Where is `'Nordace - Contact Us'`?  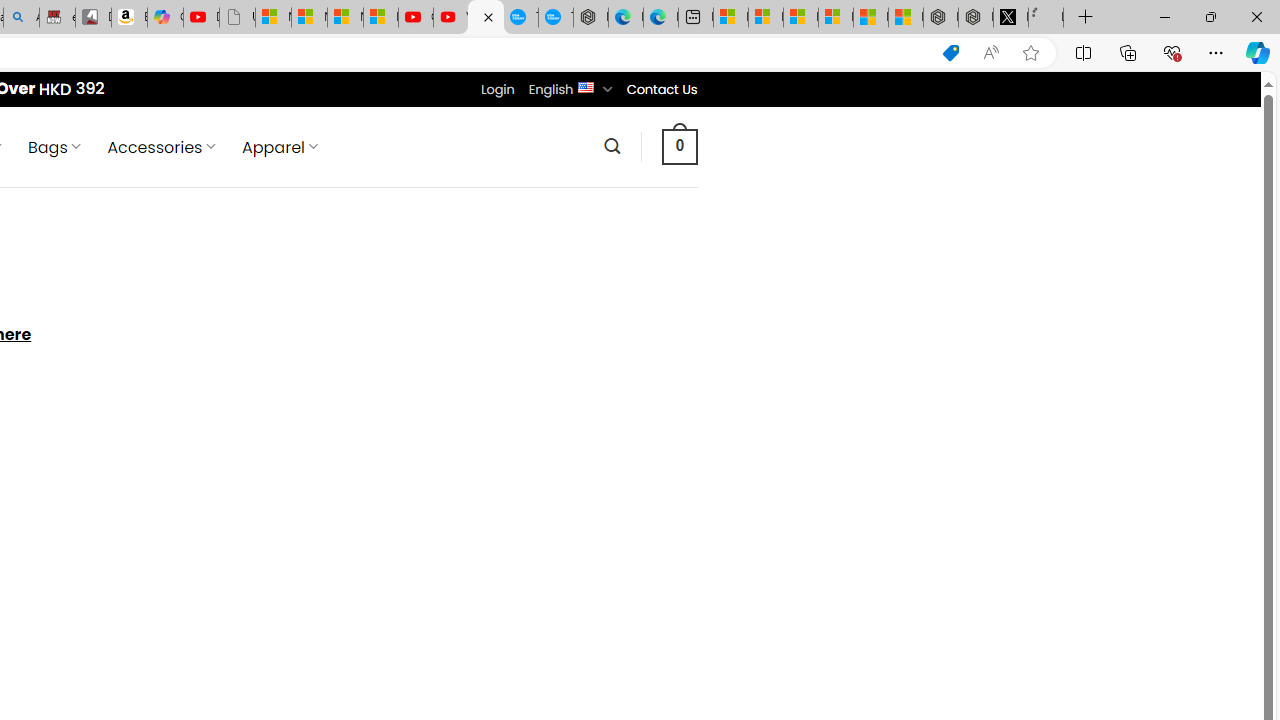
'Nordace - Contact Us' is located at coordinates (485, 17).